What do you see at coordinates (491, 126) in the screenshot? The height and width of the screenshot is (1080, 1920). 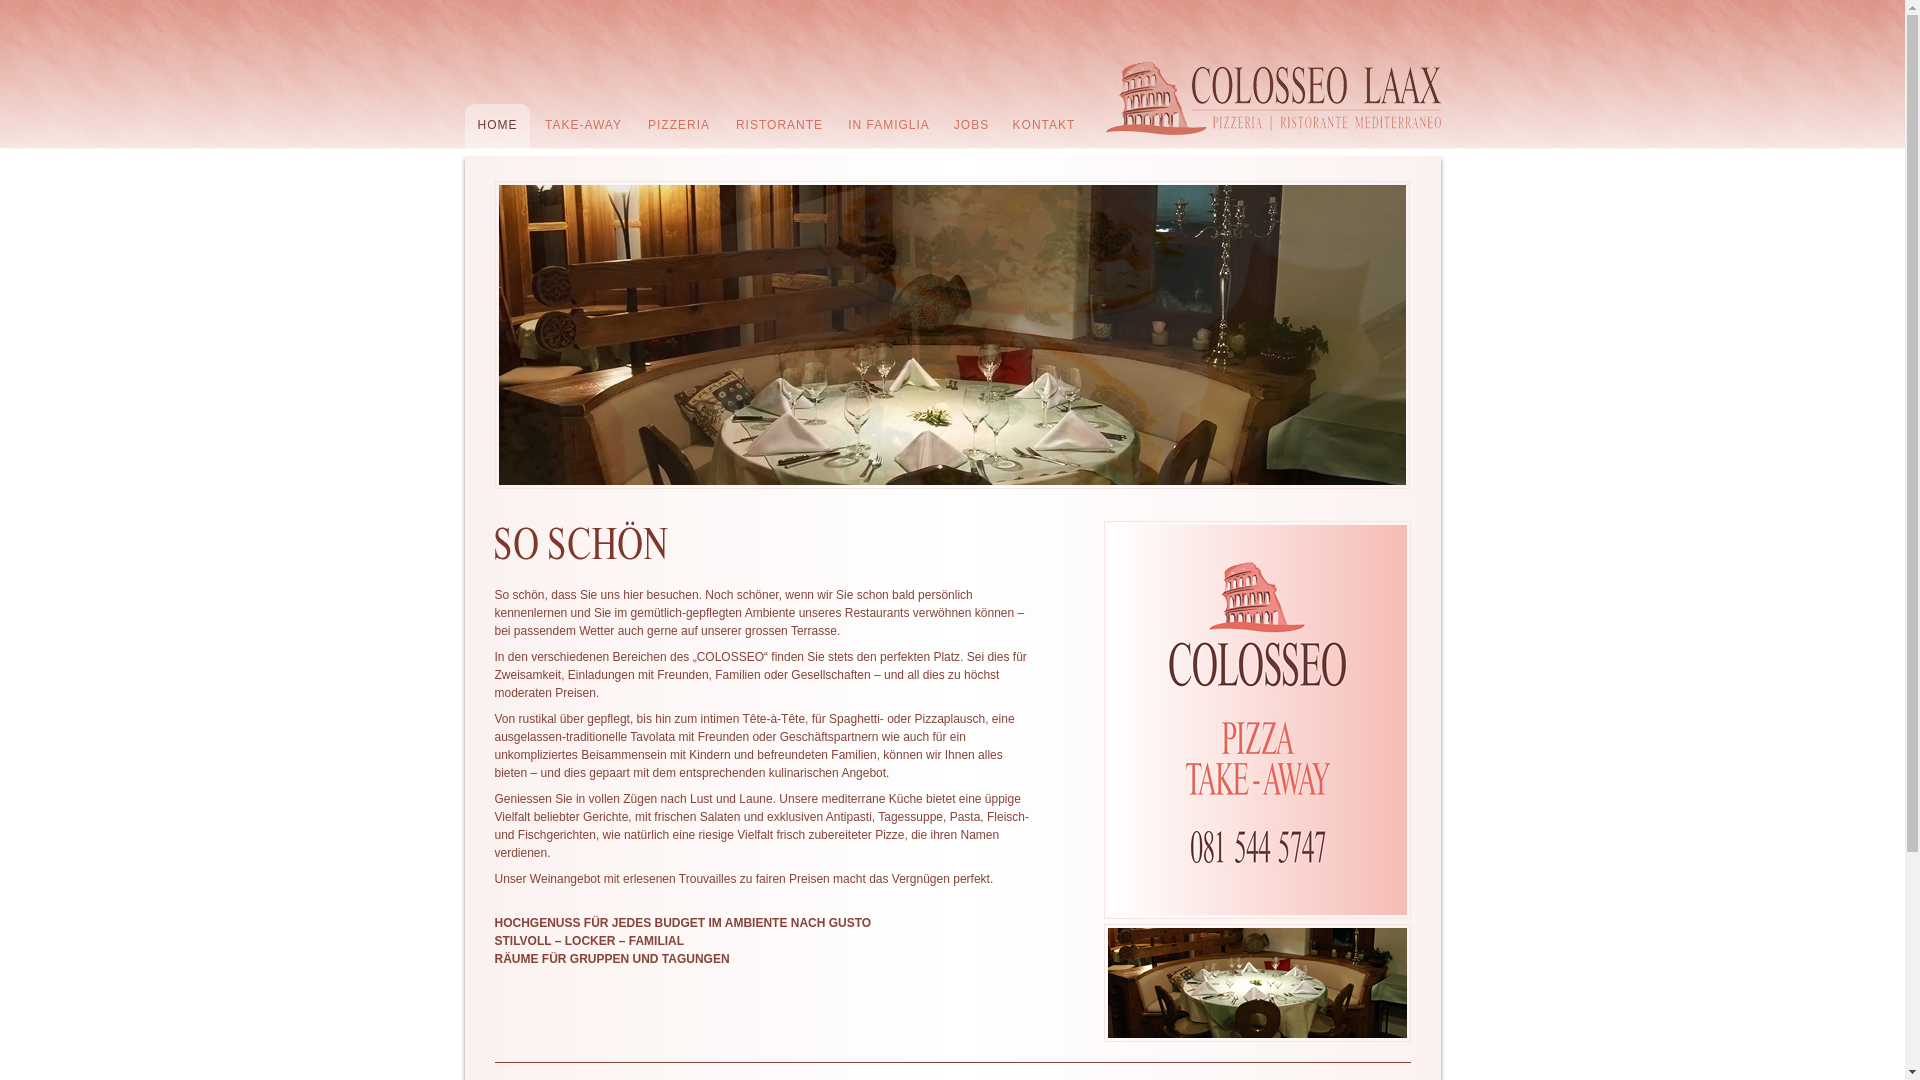 I see `'HOME'` at bounding box center [491, 126].